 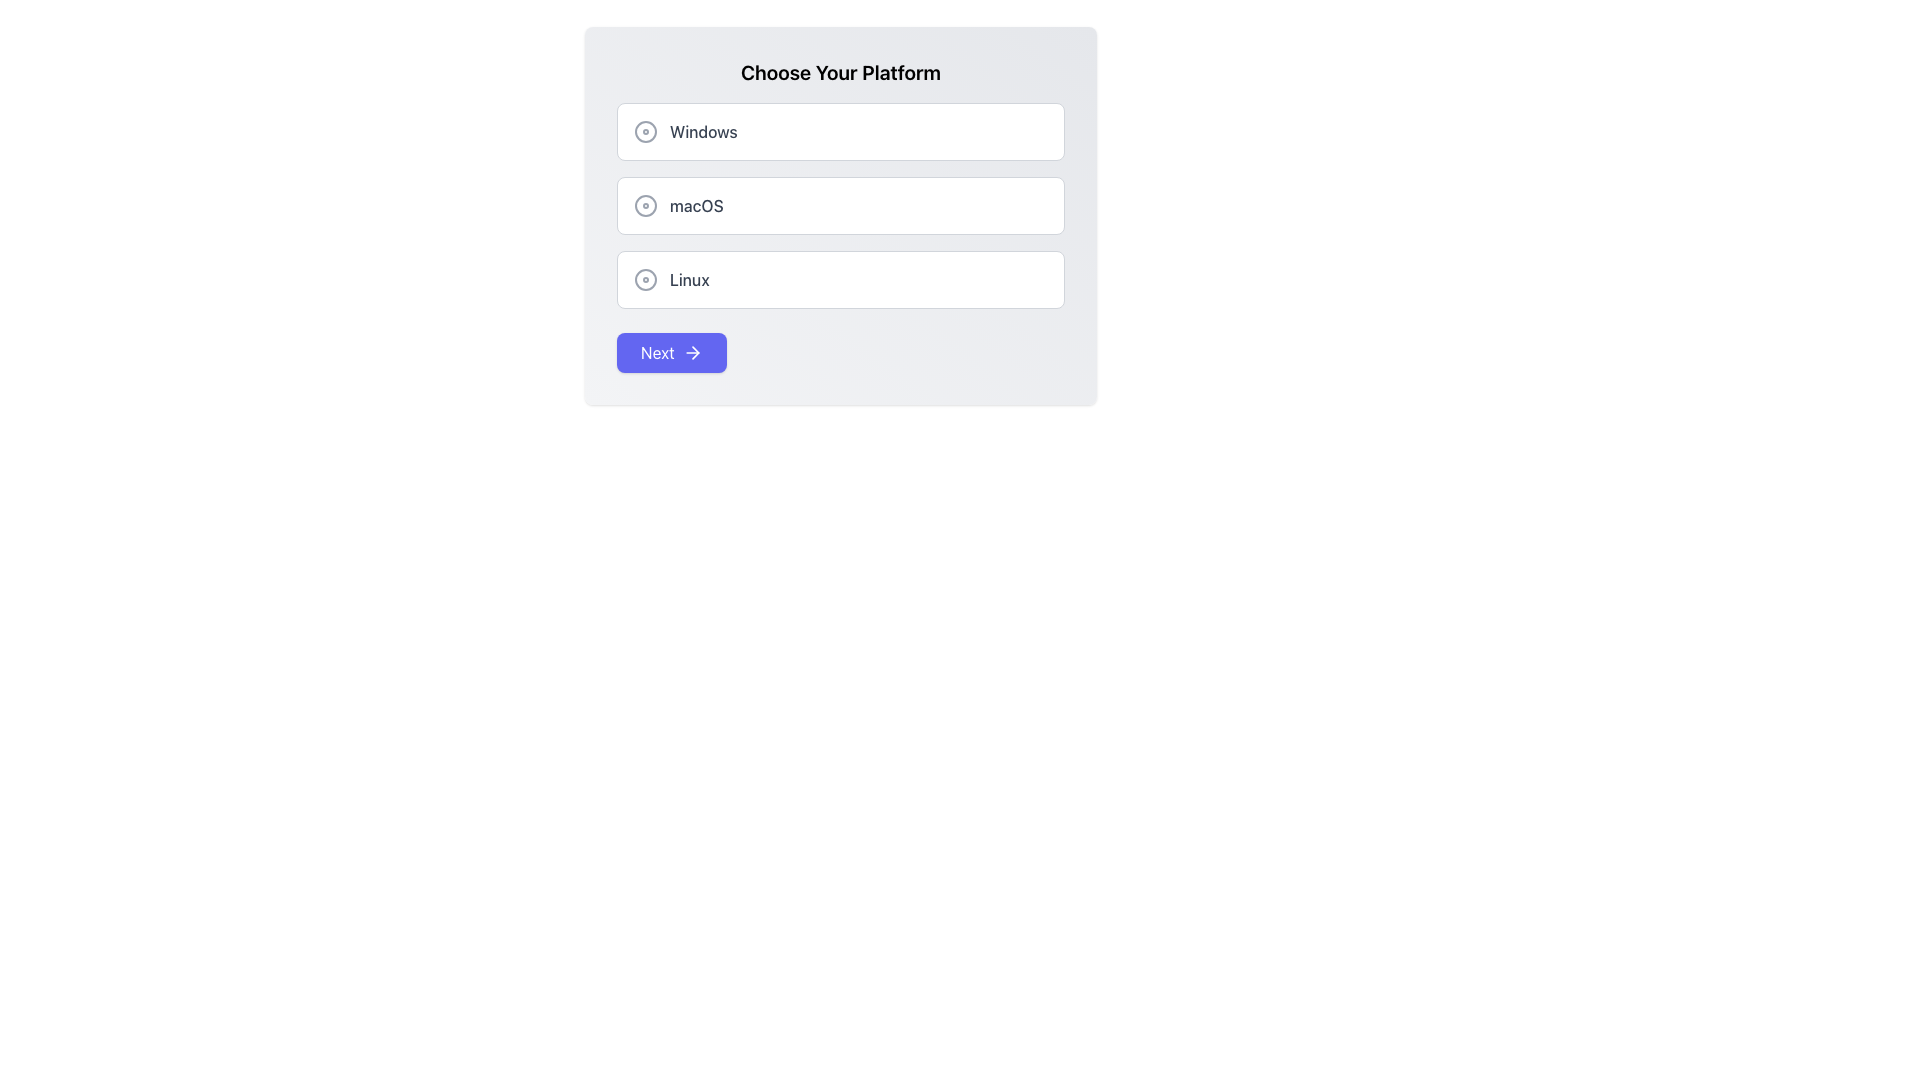 What do you see at coordinates (695, 352) in the screenshot?
I see `the right-pointing arrow icon, which is part of an SVG component and positioned to the right side of the 'Next' button` at bounding box center [695, 352].